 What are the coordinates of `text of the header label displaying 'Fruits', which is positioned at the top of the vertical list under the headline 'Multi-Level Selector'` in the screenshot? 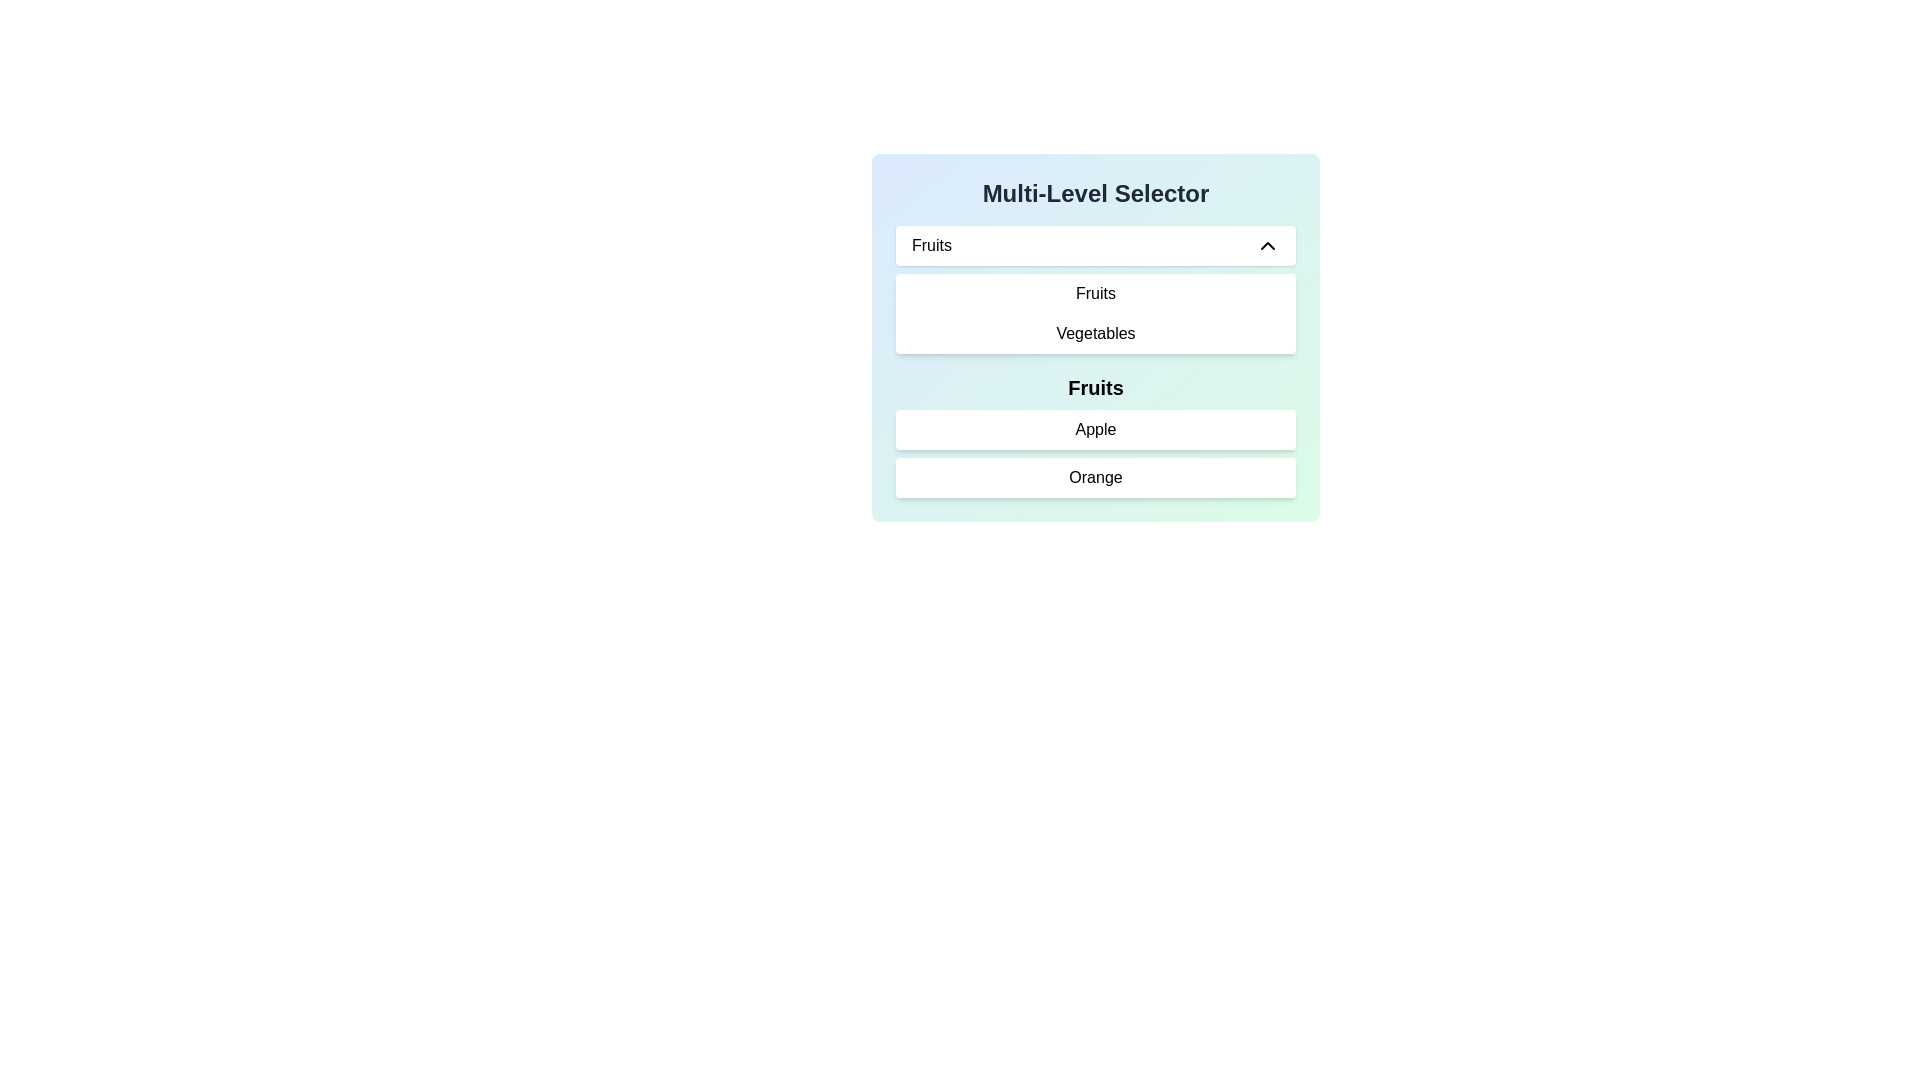 It's located at (1094, 434).